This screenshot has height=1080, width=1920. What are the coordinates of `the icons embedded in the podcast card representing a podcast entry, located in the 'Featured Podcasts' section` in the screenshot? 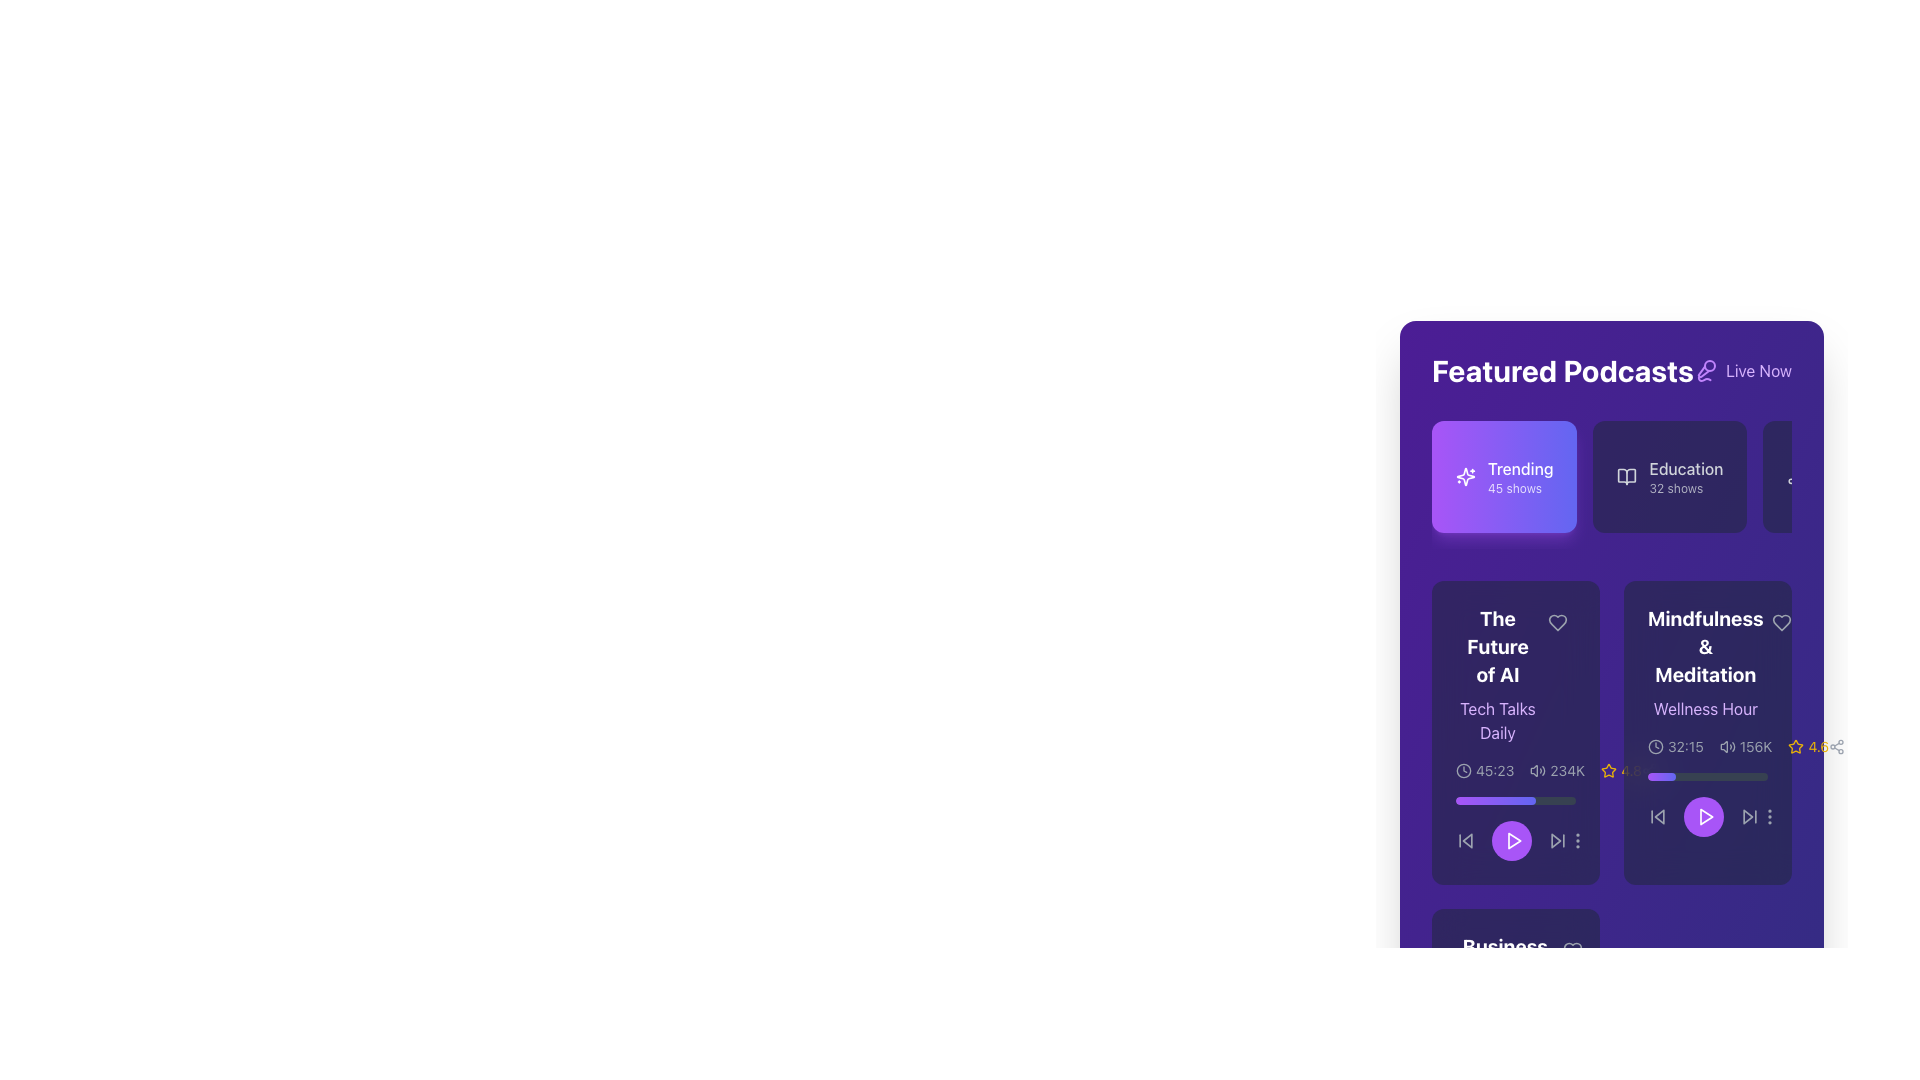 It's located at (1707, 732).